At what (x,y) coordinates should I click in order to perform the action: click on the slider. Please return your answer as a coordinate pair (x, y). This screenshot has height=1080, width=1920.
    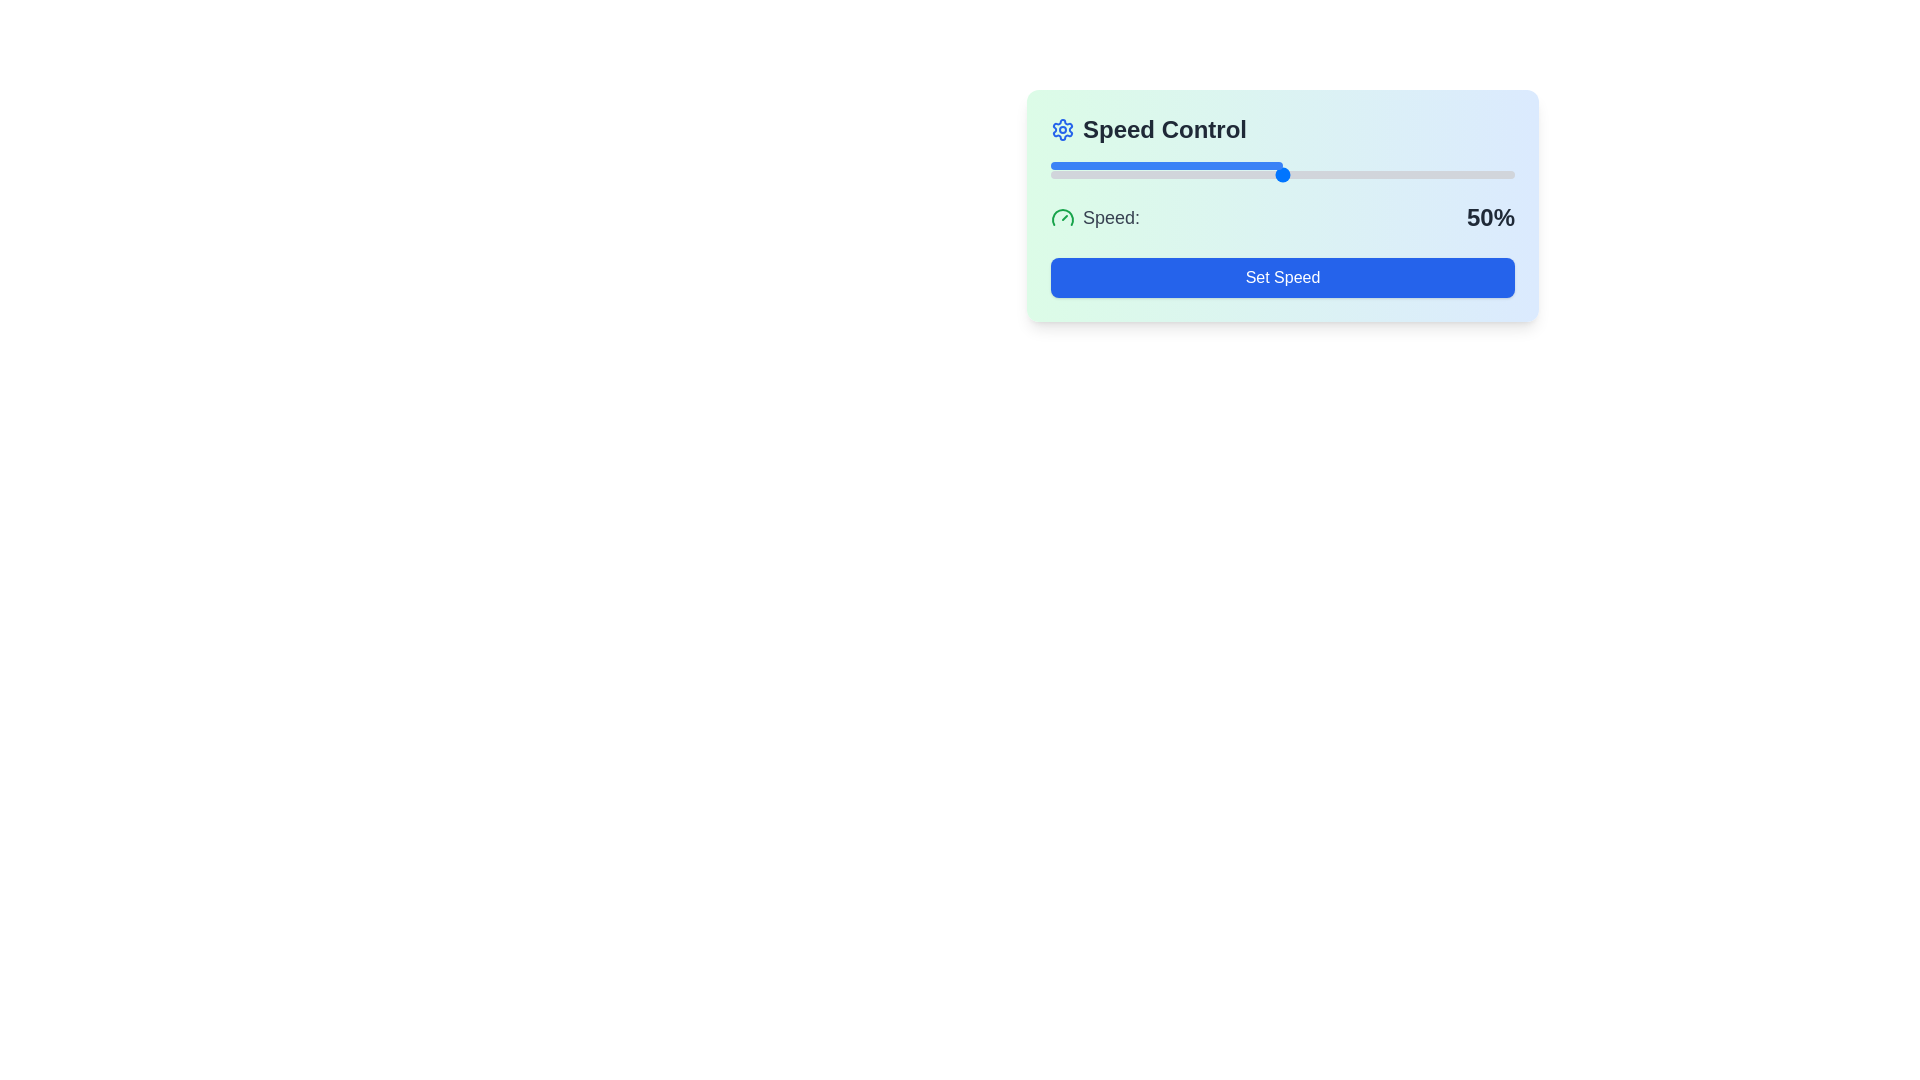
    Looking at the image, I should click on (1148, 173).